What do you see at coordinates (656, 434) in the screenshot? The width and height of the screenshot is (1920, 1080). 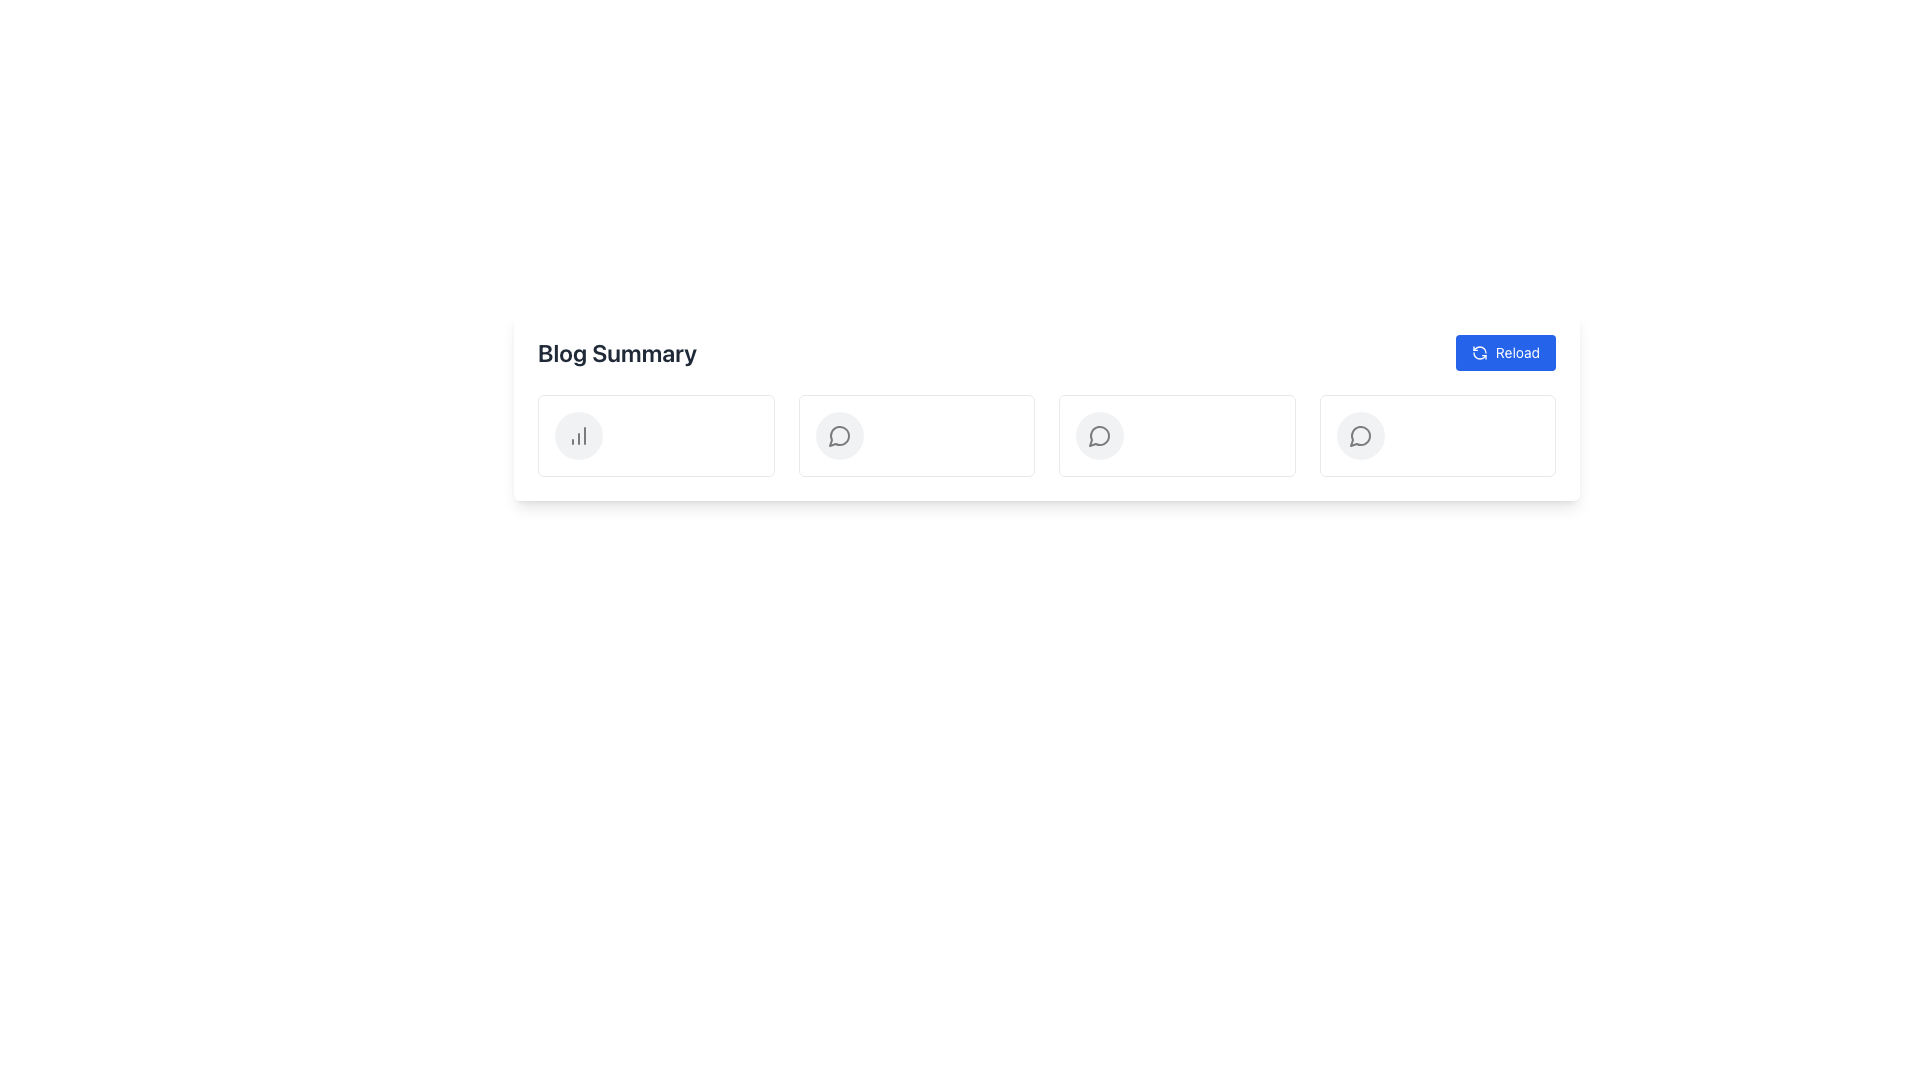 I see `the placeholder loading indicator located to the right of the 'Blog Summary' title` at bounding box center [656, 434].